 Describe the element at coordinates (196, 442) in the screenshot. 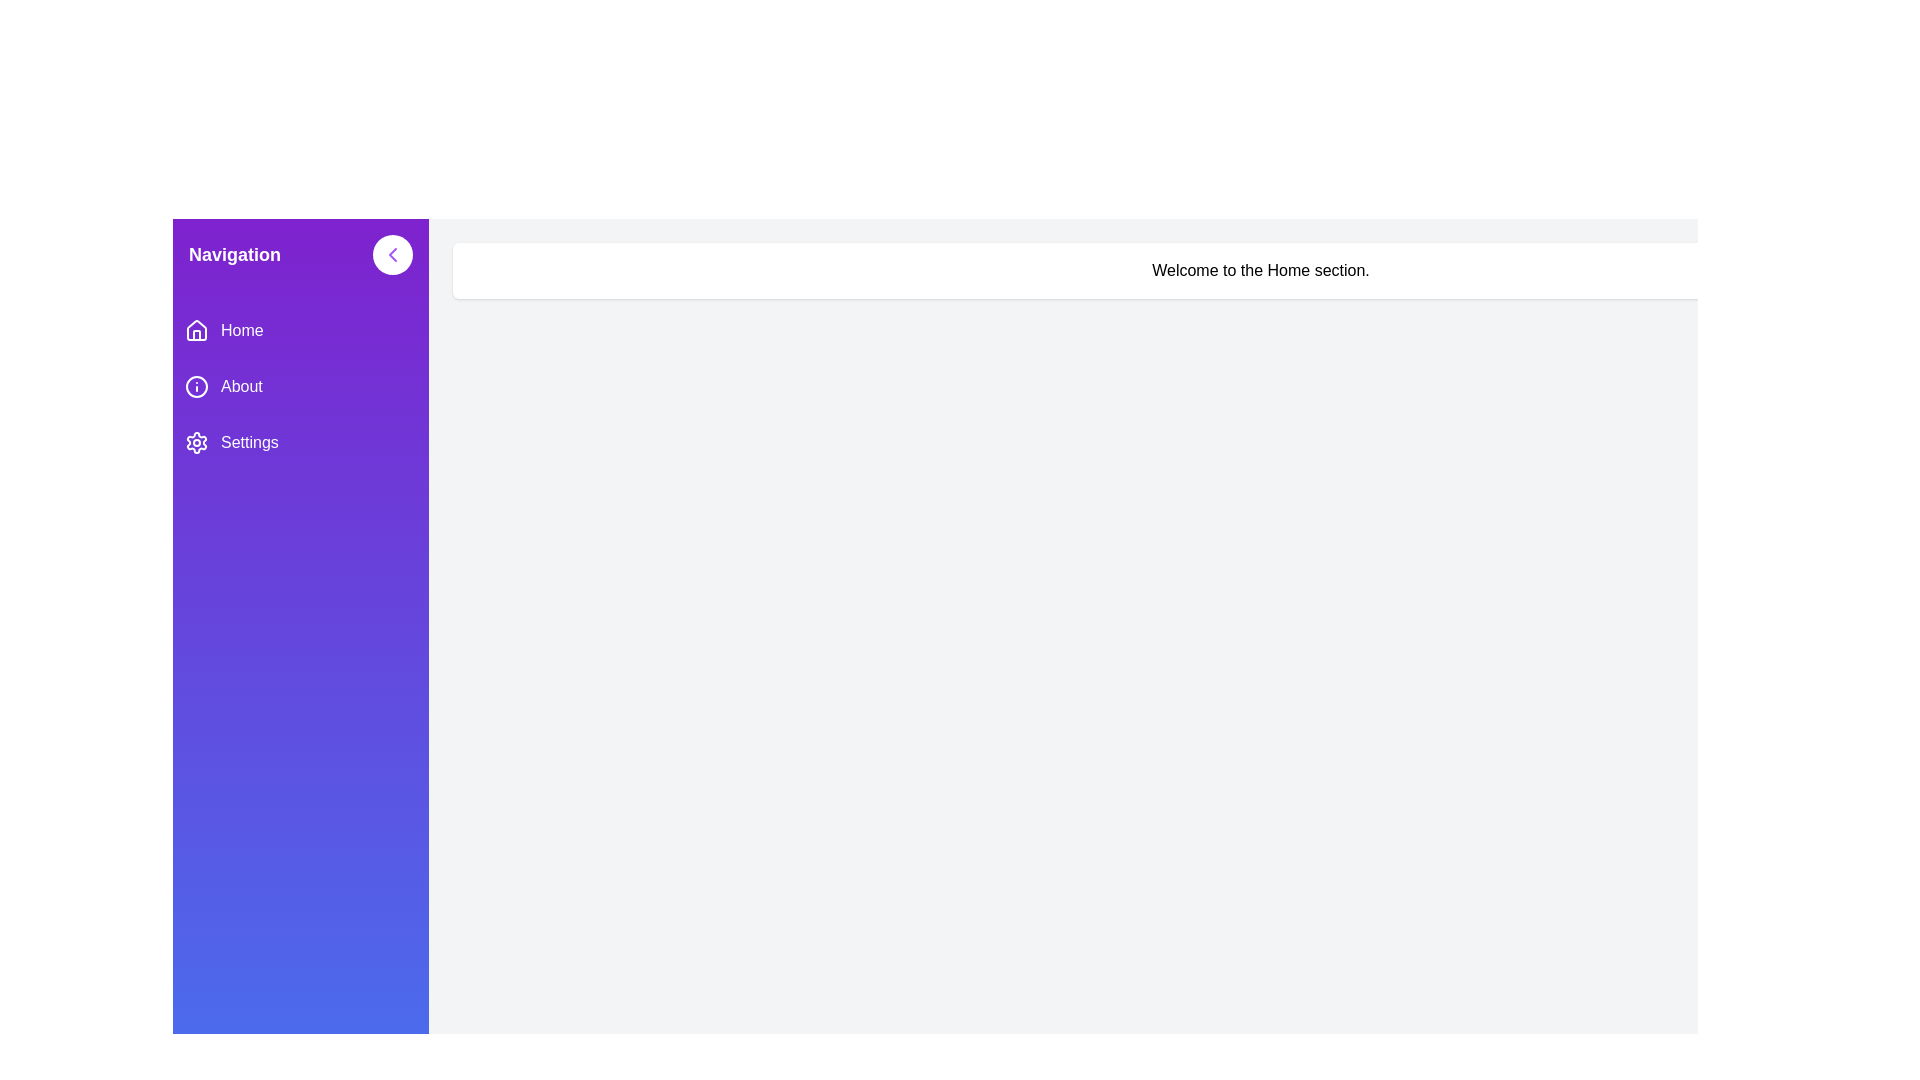

I see `the 'Settings' icon in the vertical navigation bar, which is the third item below 'Home' and 'About'` at that location.